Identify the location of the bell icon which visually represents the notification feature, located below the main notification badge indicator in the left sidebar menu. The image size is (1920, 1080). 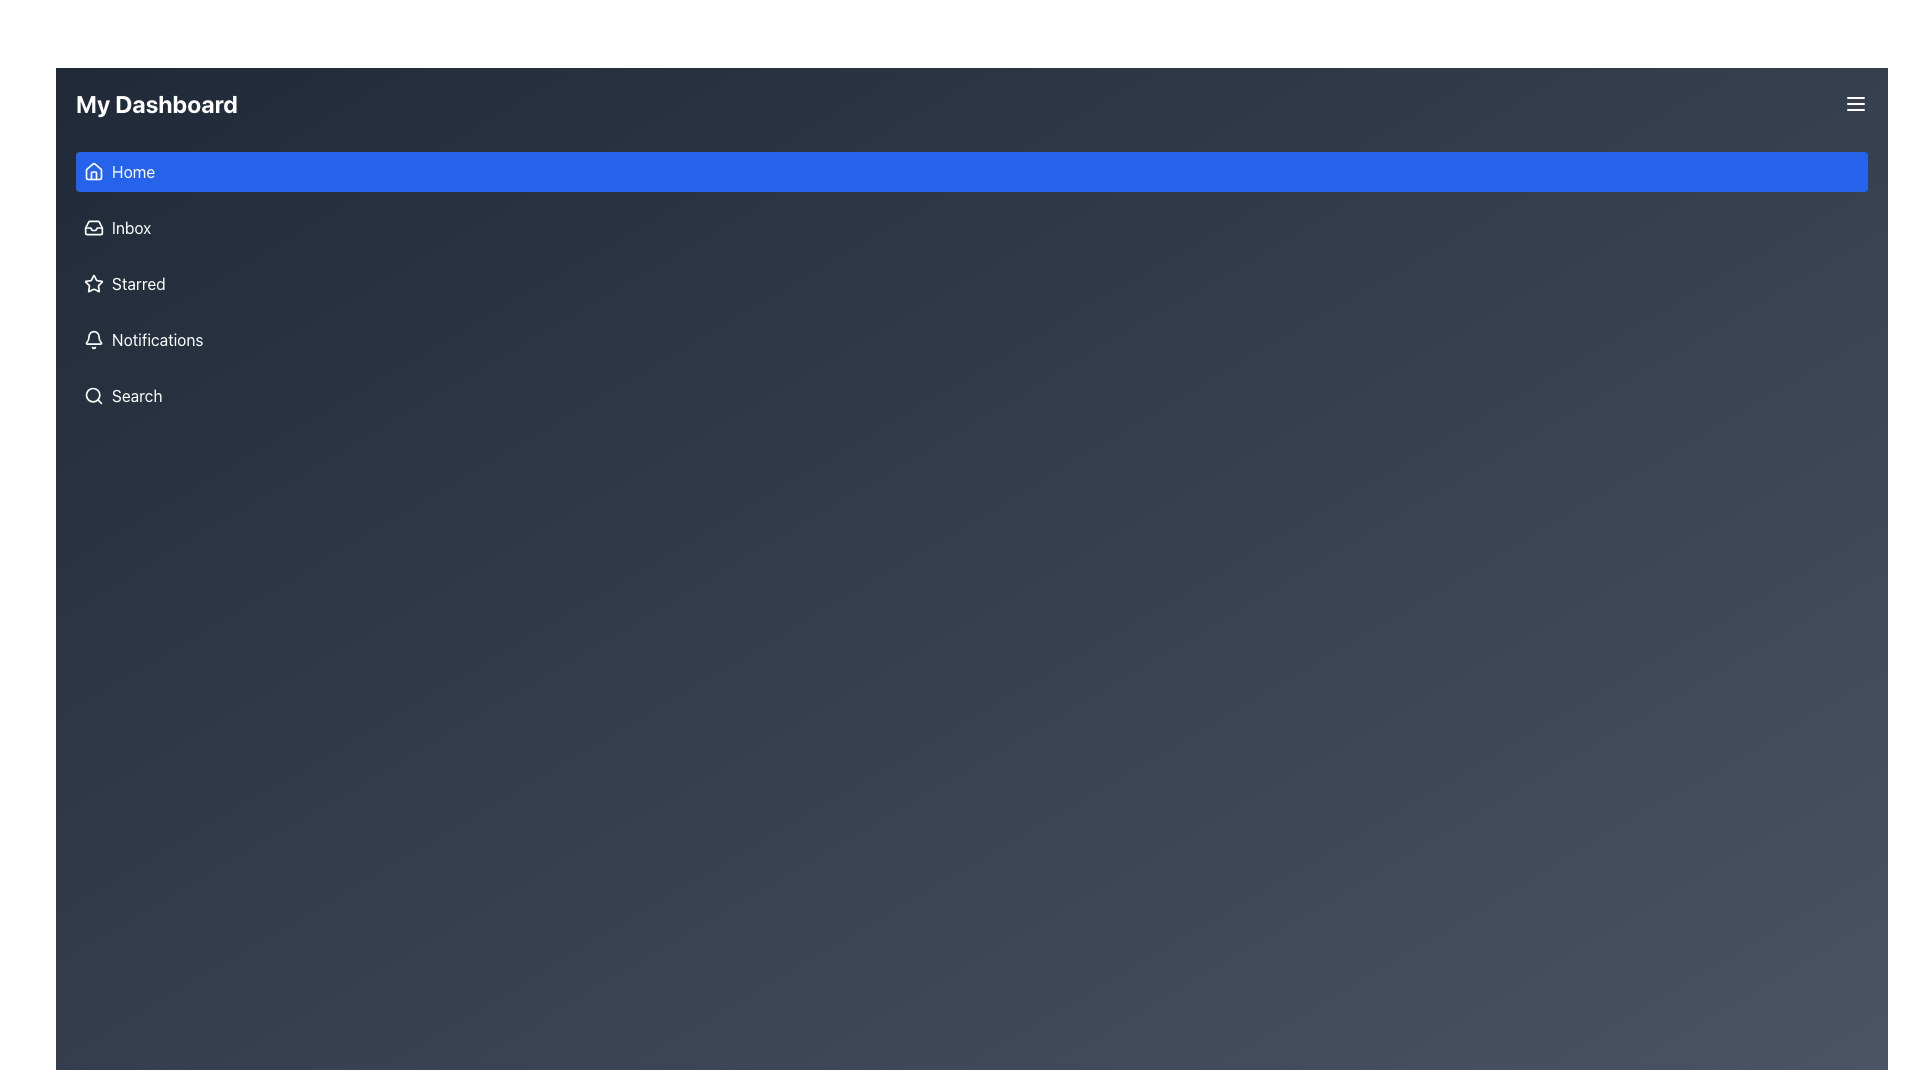
(93, 335).